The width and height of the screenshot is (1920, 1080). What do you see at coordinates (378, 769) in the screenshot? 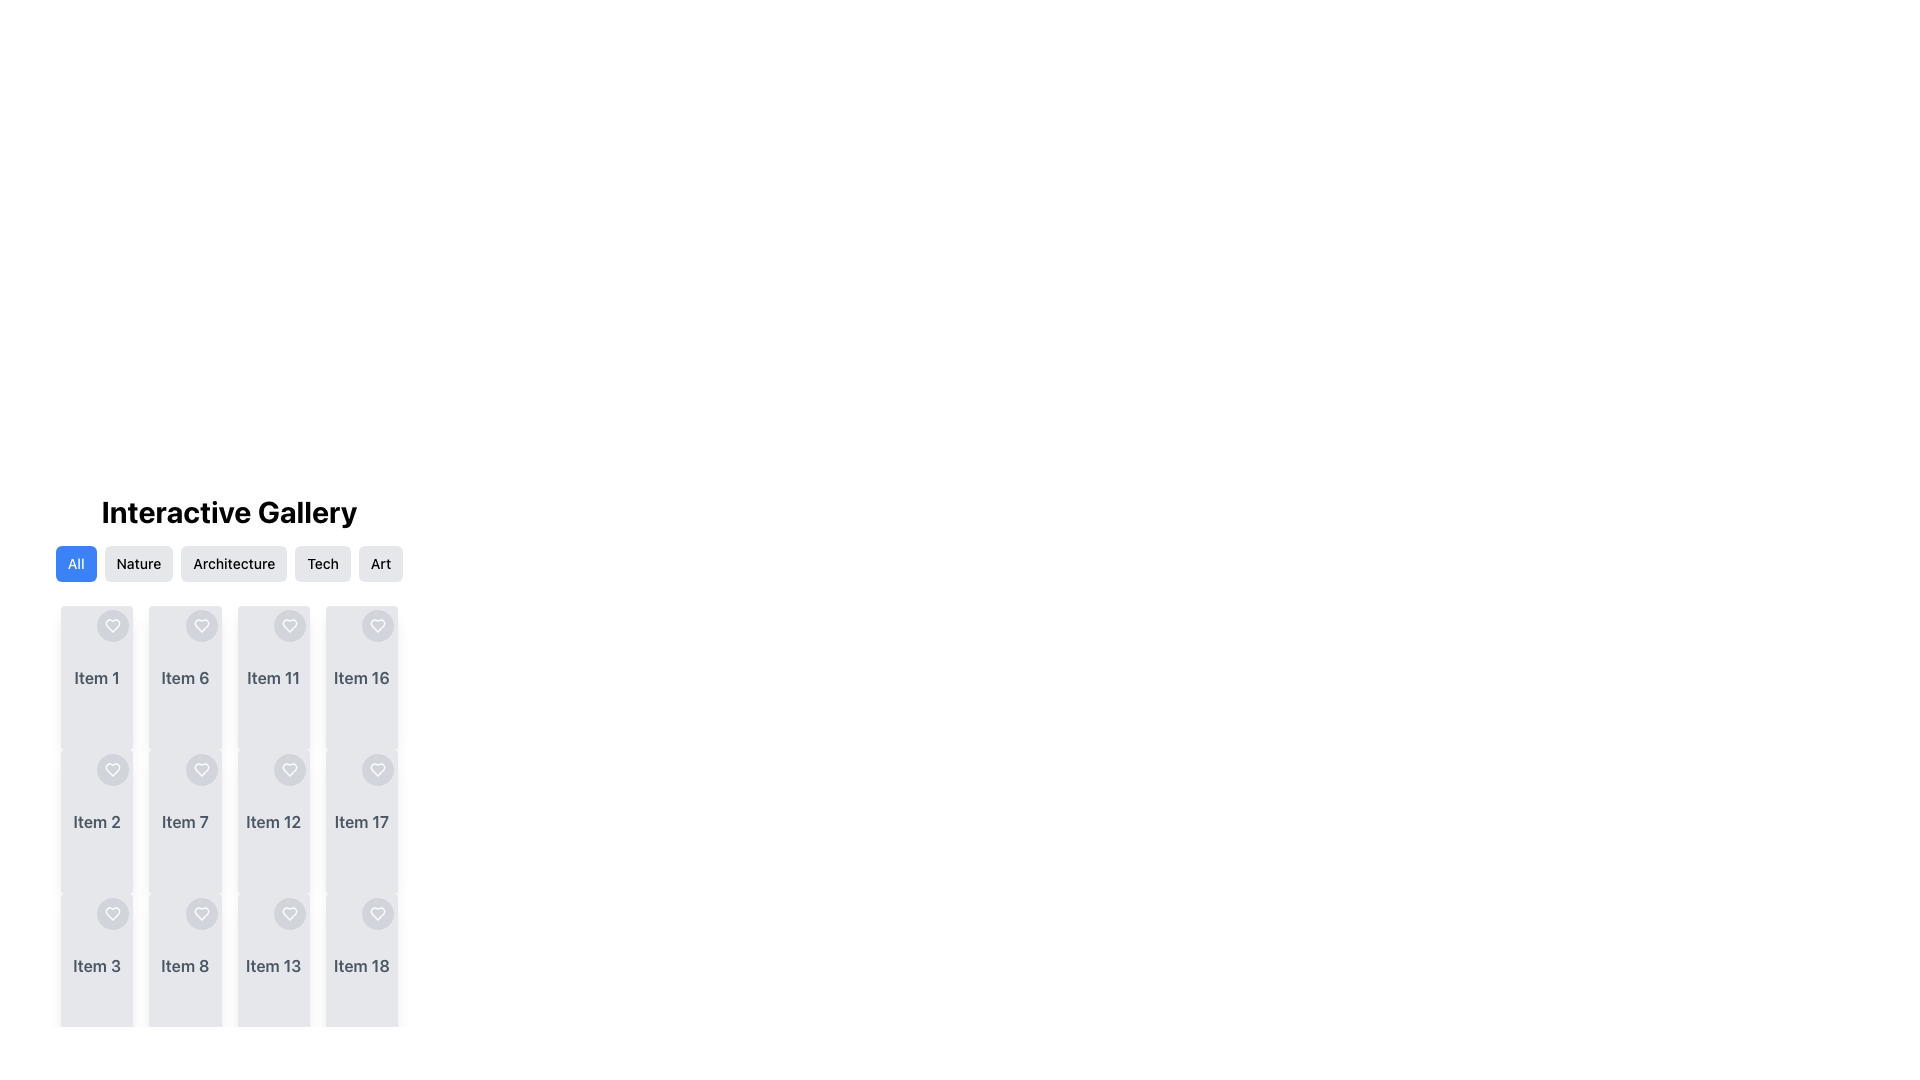
I see `the favorite button located in the top-right corner of the card for Item 17 to mark it as a favorite` at bounding box center [378, 769].